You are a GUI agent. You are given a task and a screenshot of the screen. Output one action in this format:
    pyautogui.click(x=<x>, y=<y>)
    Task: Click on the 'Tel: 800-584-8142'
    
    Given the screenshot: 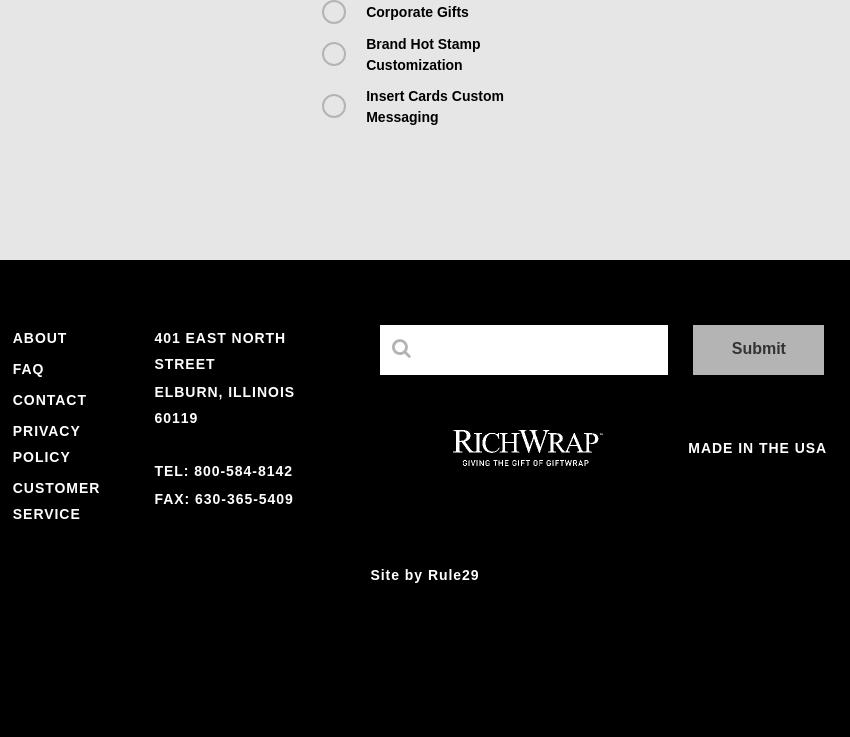 What is the action you would take?
    pyautogui.click(x=223, y=469)
    